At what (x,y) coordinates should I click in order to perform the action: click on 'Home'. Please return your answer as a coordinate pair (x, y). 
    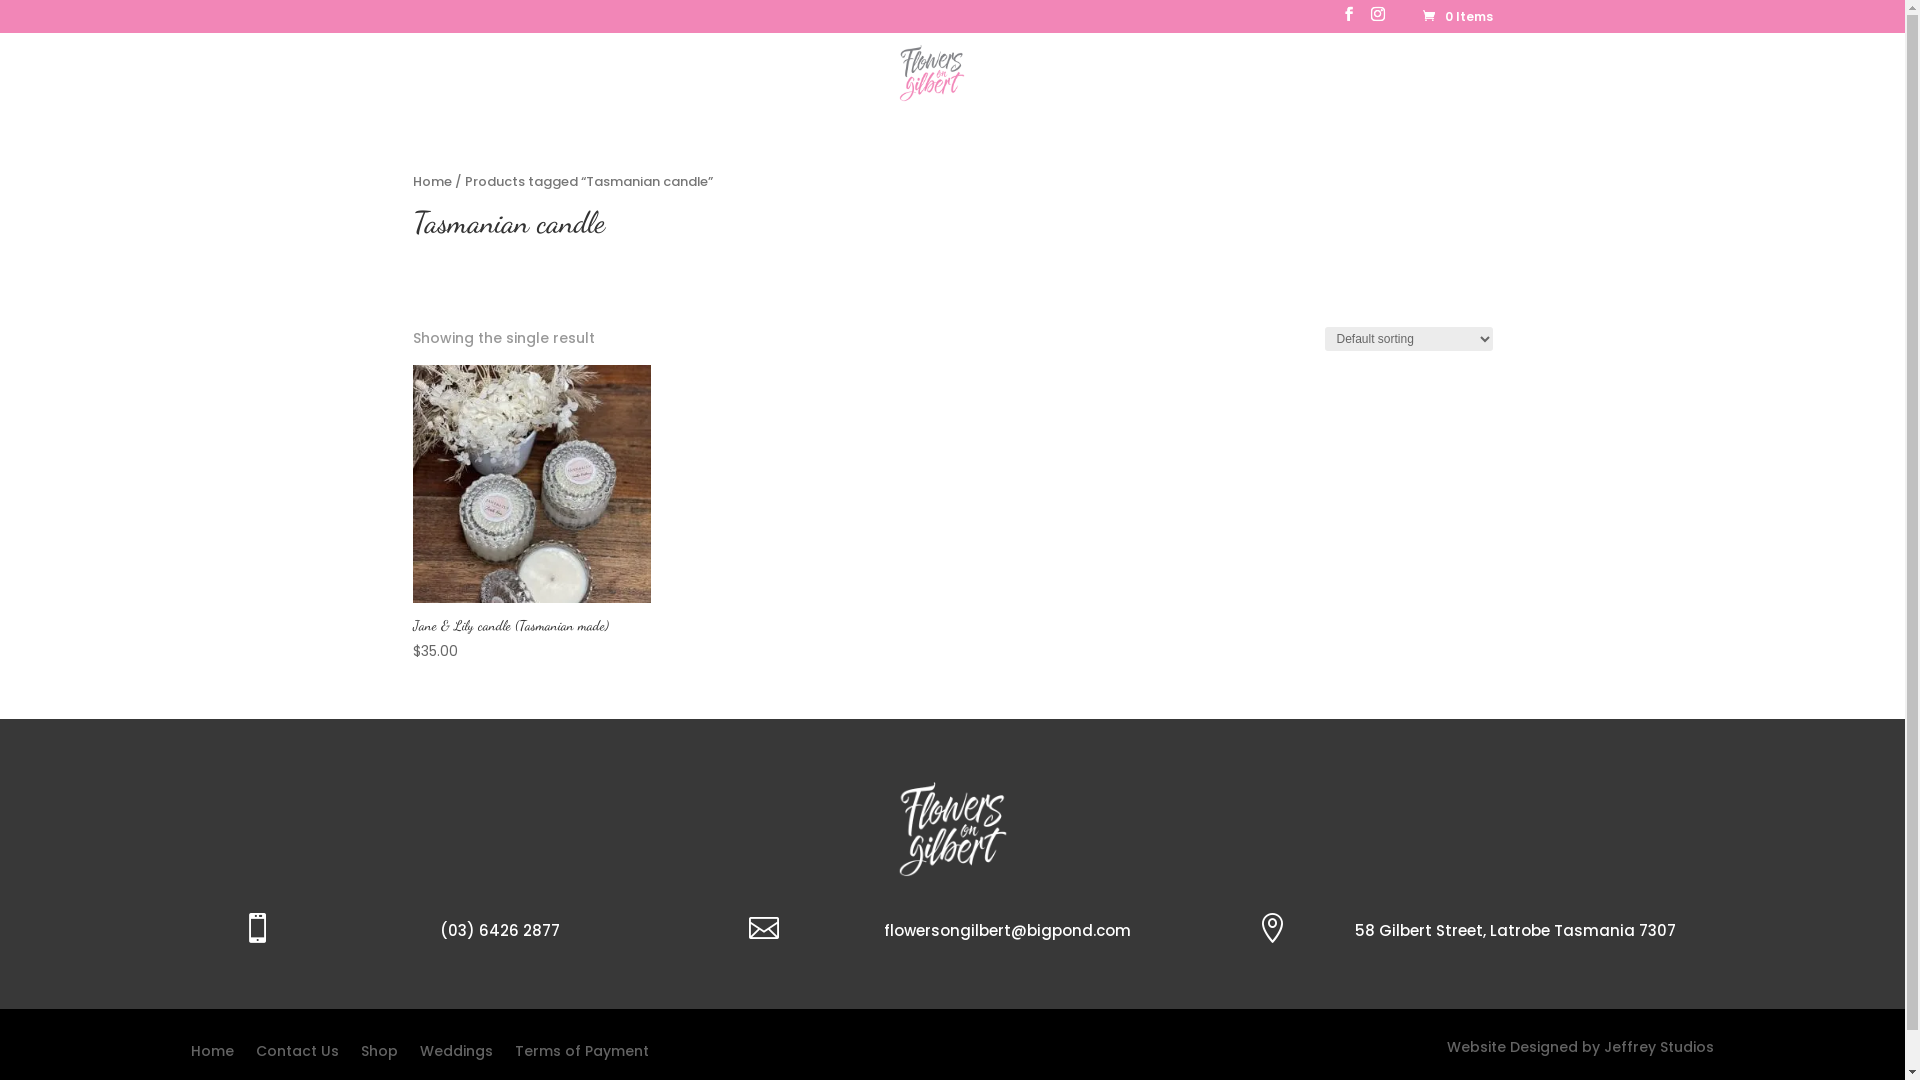
    Looking at the image, I should click on (430, 181).